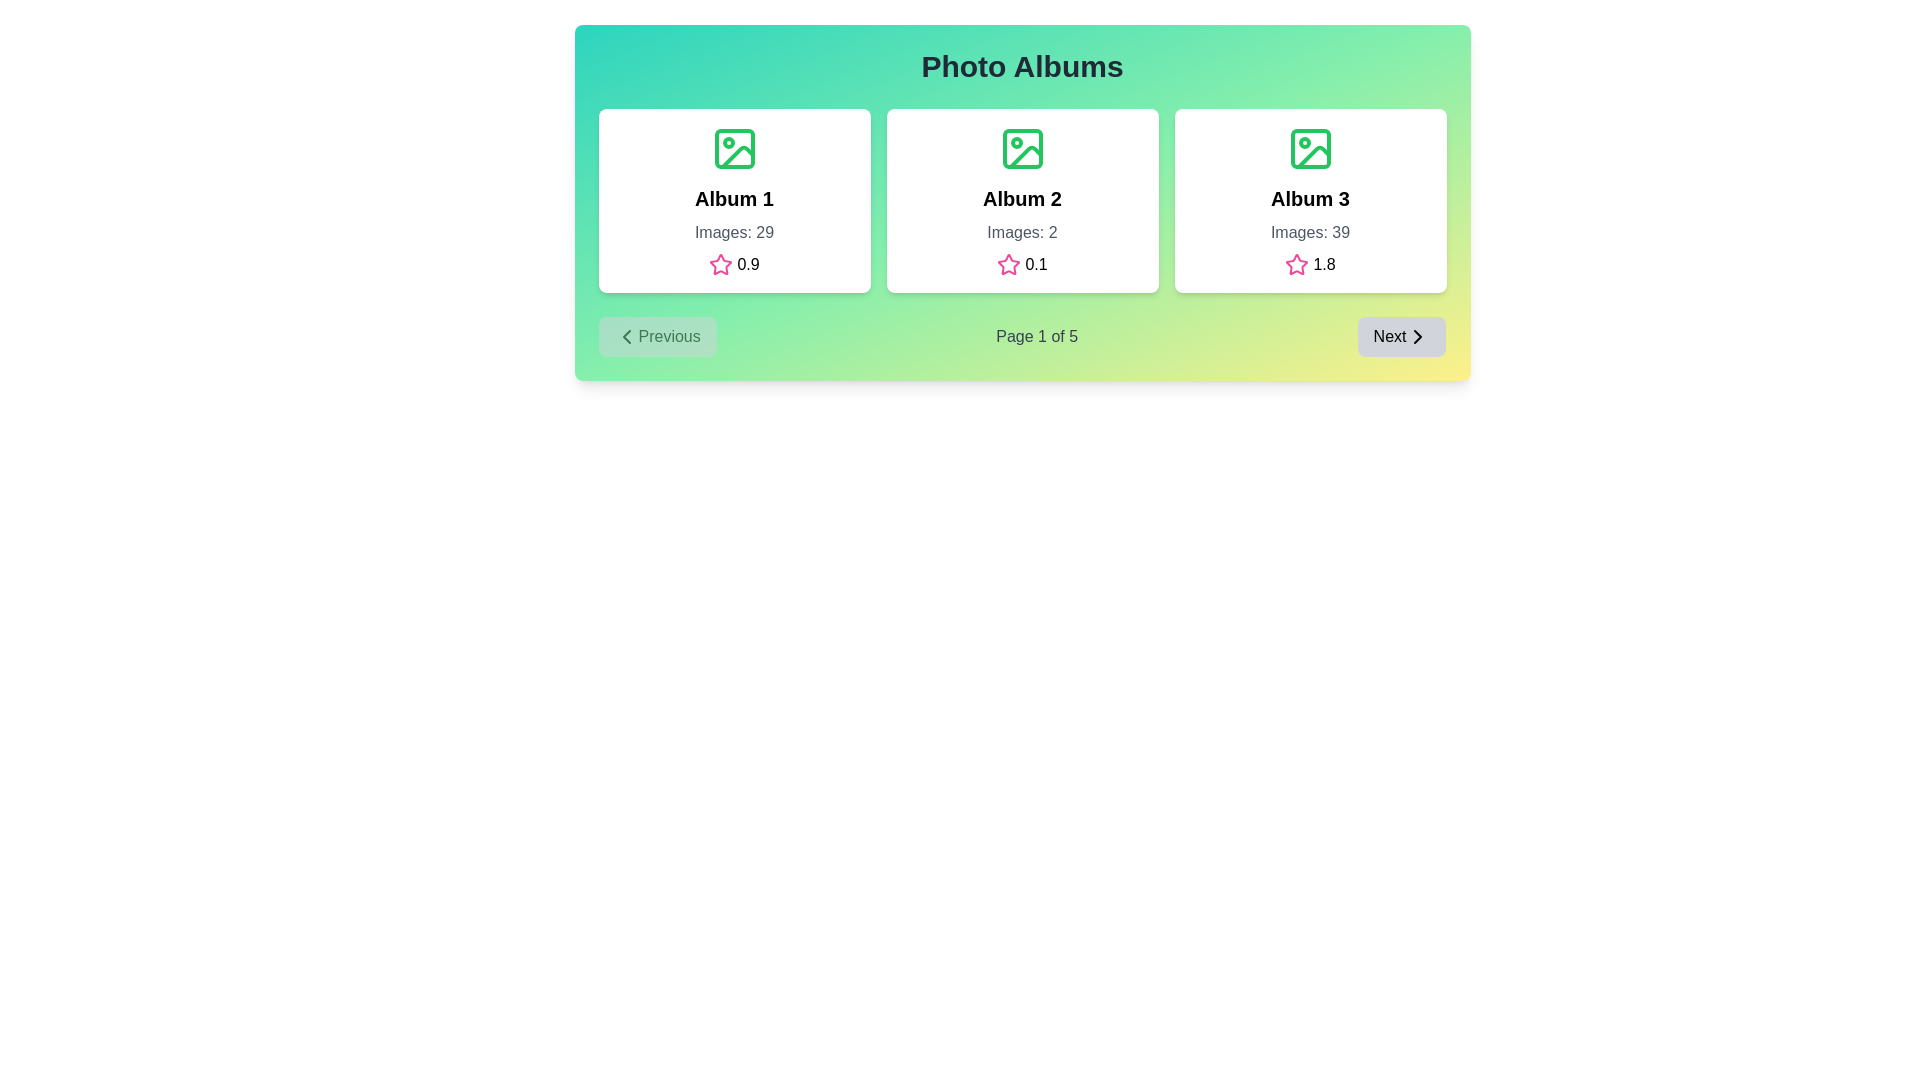 The height and width of the screenshot is (1080, 1920). What do you see at coordinates (625, 335) in the screenshot?
I see `the left-pointing chevron SVG icon that is embedded within the 'Previous' button at the bottom-left of the content card displaying photo albums` at bounding box center [625, 335].